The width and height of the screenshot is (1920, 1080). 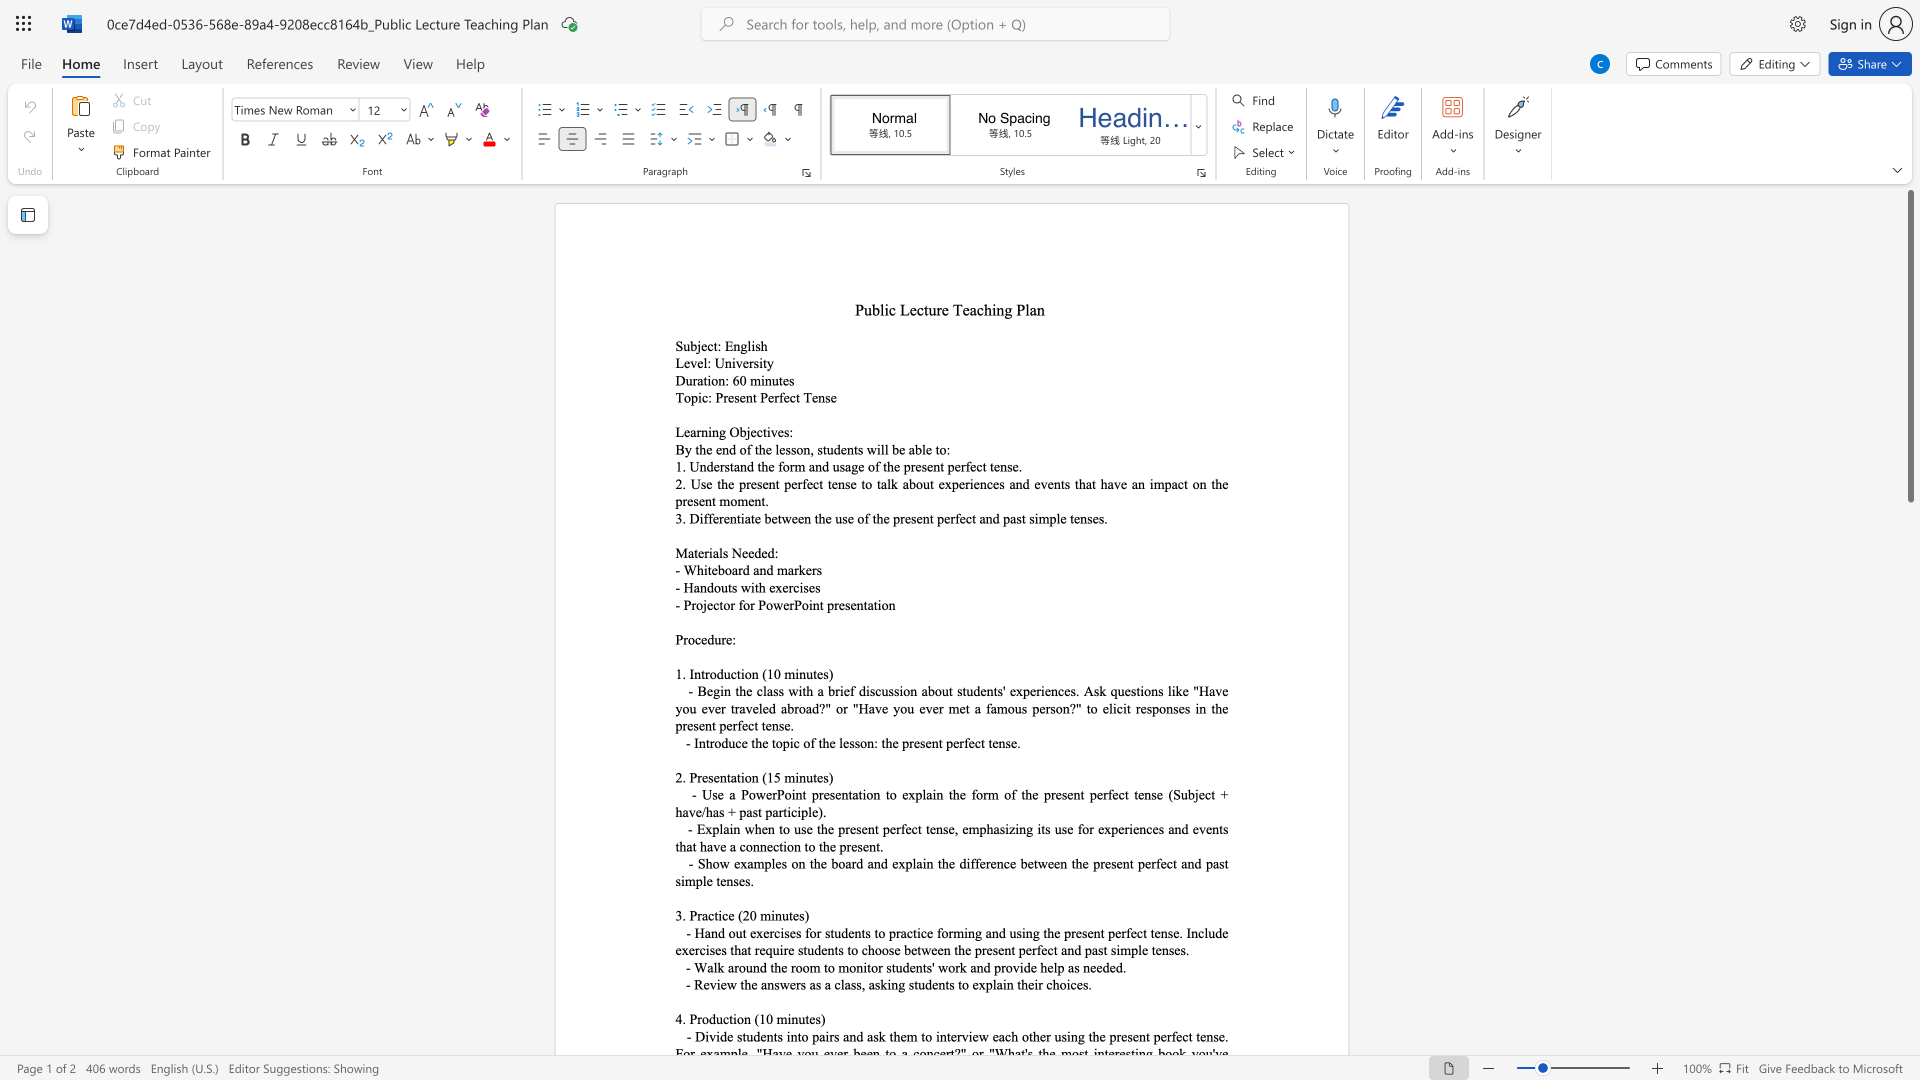 I want to click on the 1th character "T" in the text, so click(x=956, y=309).